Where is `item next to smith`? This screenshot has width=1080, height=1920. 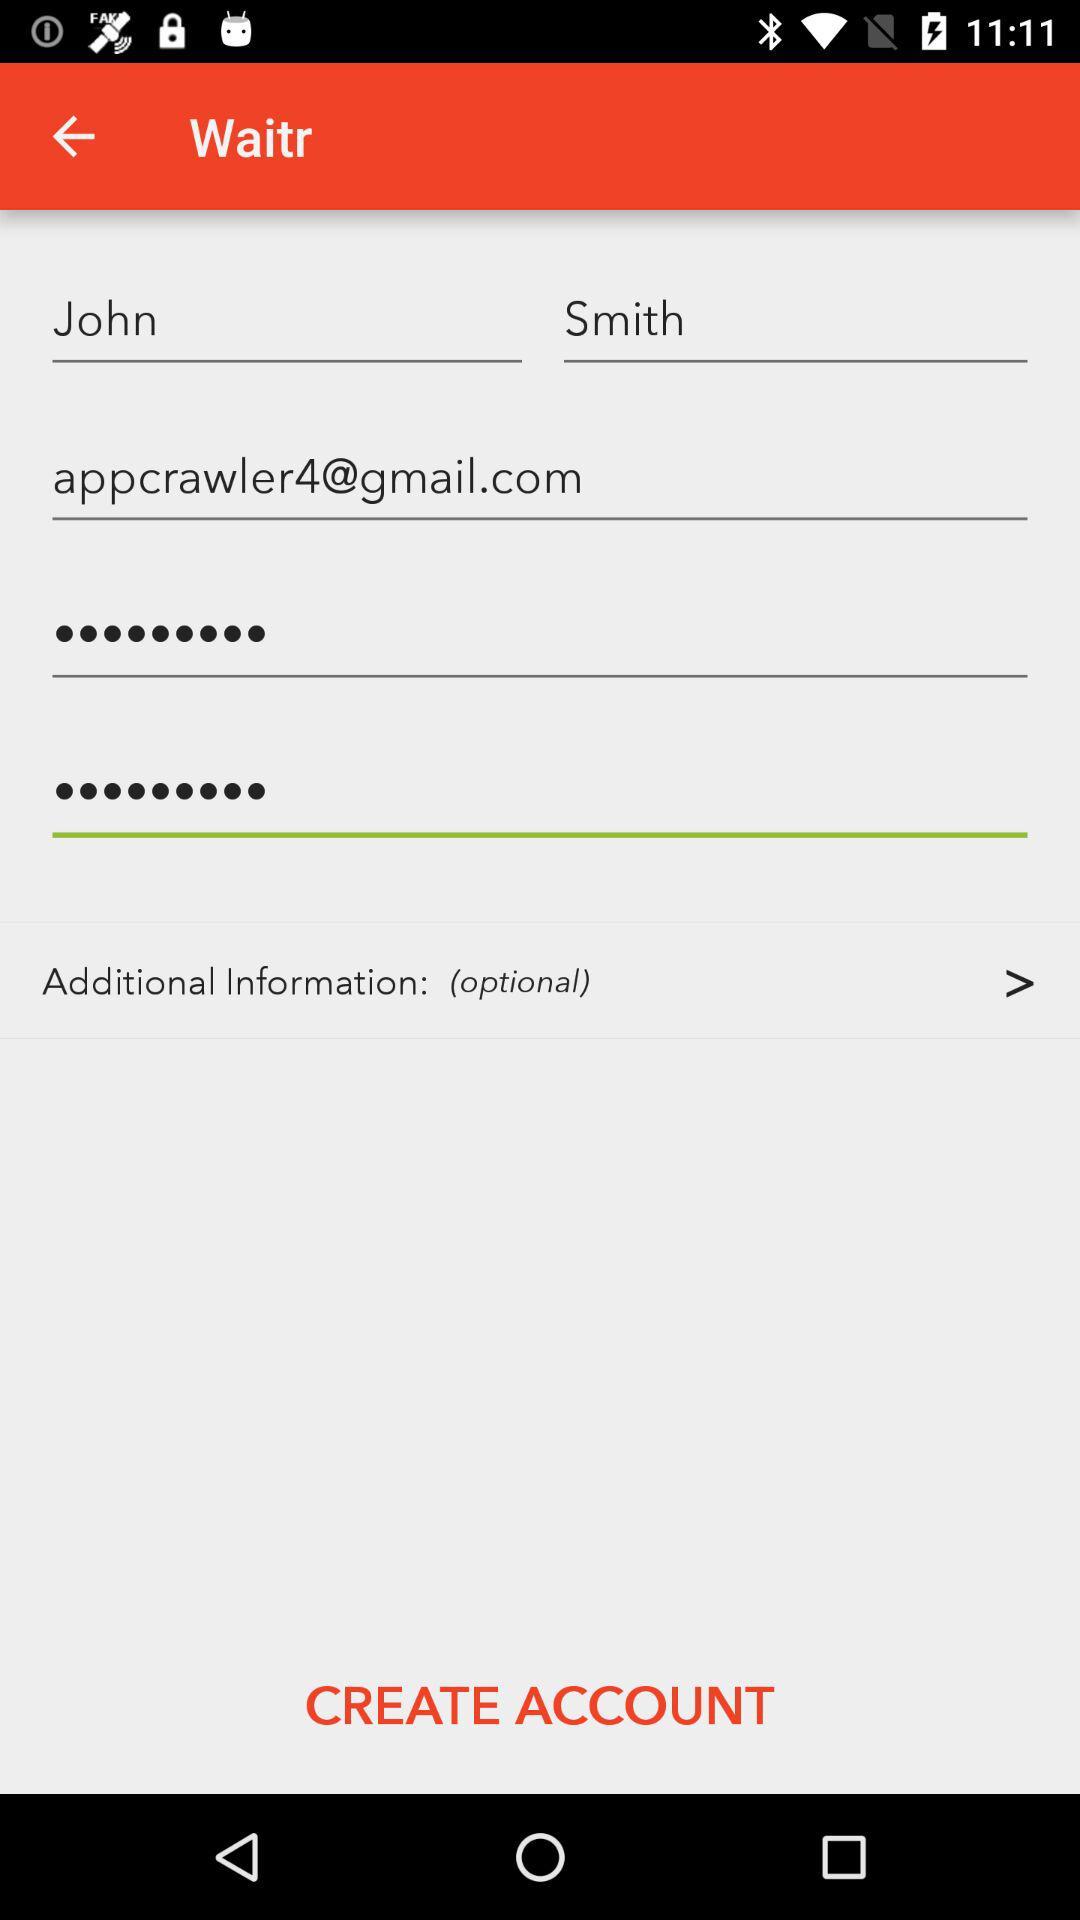 item next to smith is located at coordinates (287, 316).